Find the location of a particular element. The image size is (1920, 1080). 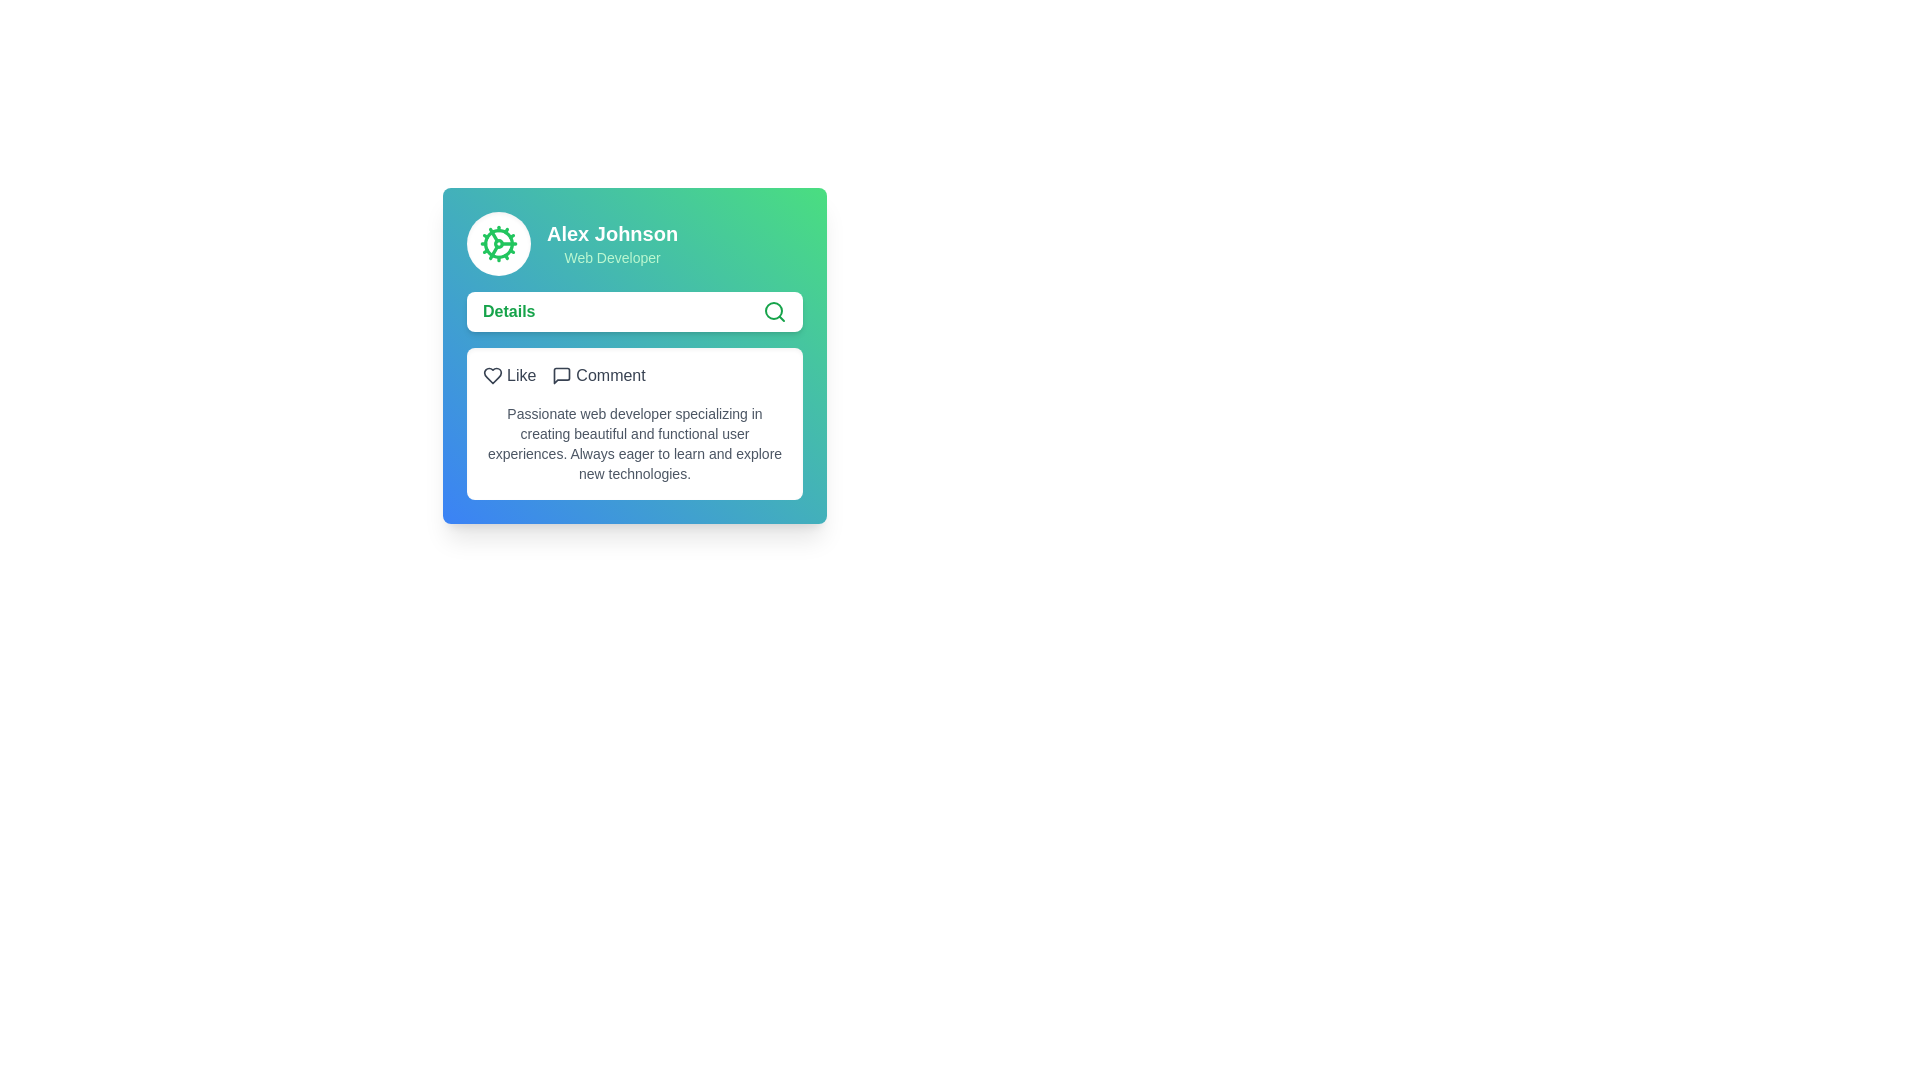

the 'Comment' label, which displays the word 'Comment' in dark gray, positioned to the right of a speech bubble icon and within a light gray background section is located at coordinates (609, 375).